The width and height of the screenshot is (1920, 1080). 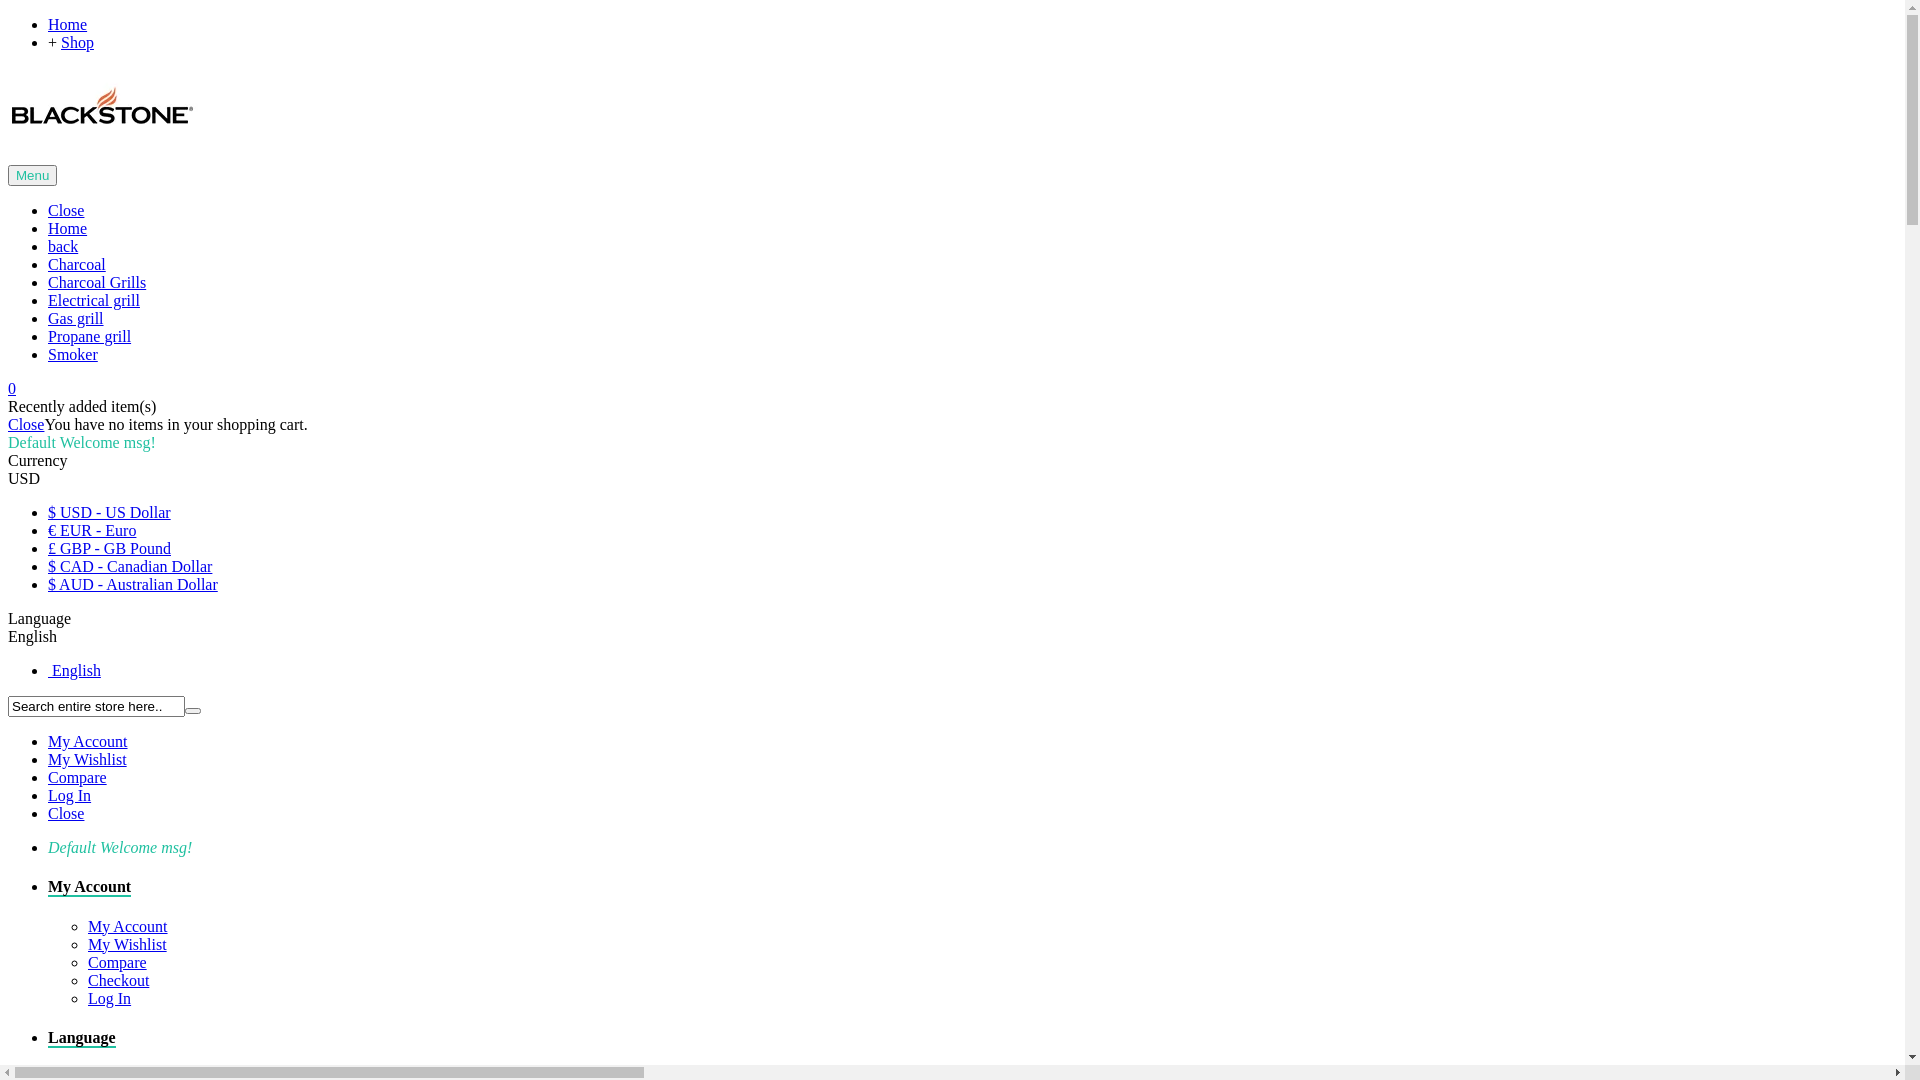 What do you see at coordinates (12, 388) in the screenshot?
I see `'0'` at bounding box center [12, 388].